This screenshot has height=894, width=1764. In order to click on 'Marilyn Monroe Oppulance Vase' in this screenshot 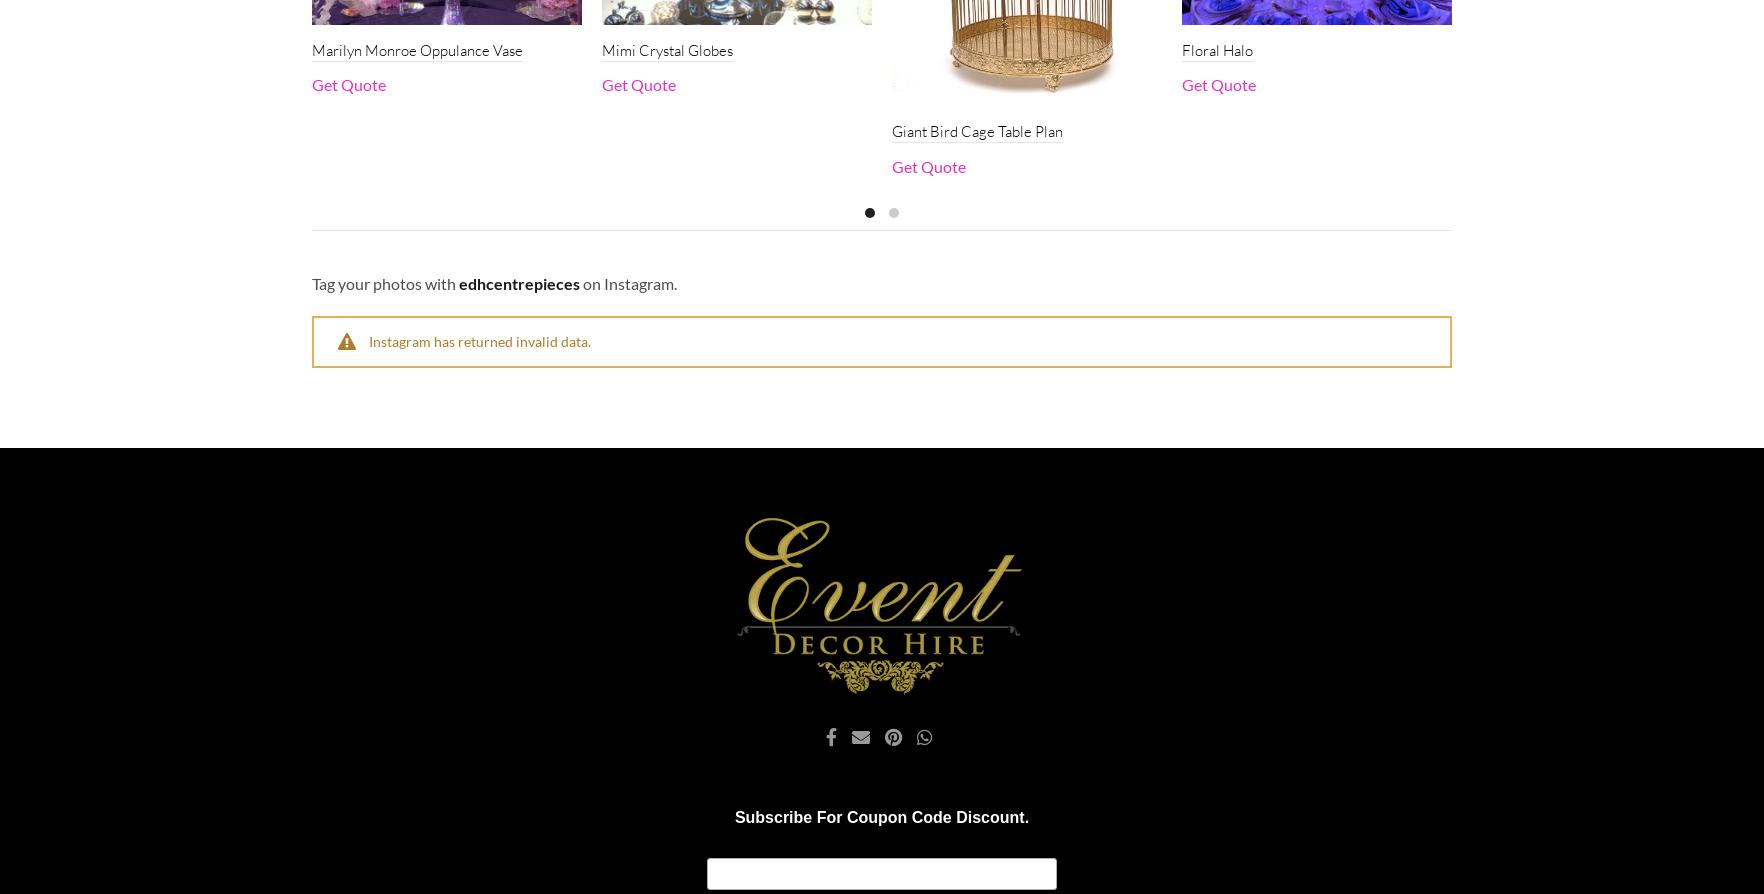, I will do `click(417, 50)`.